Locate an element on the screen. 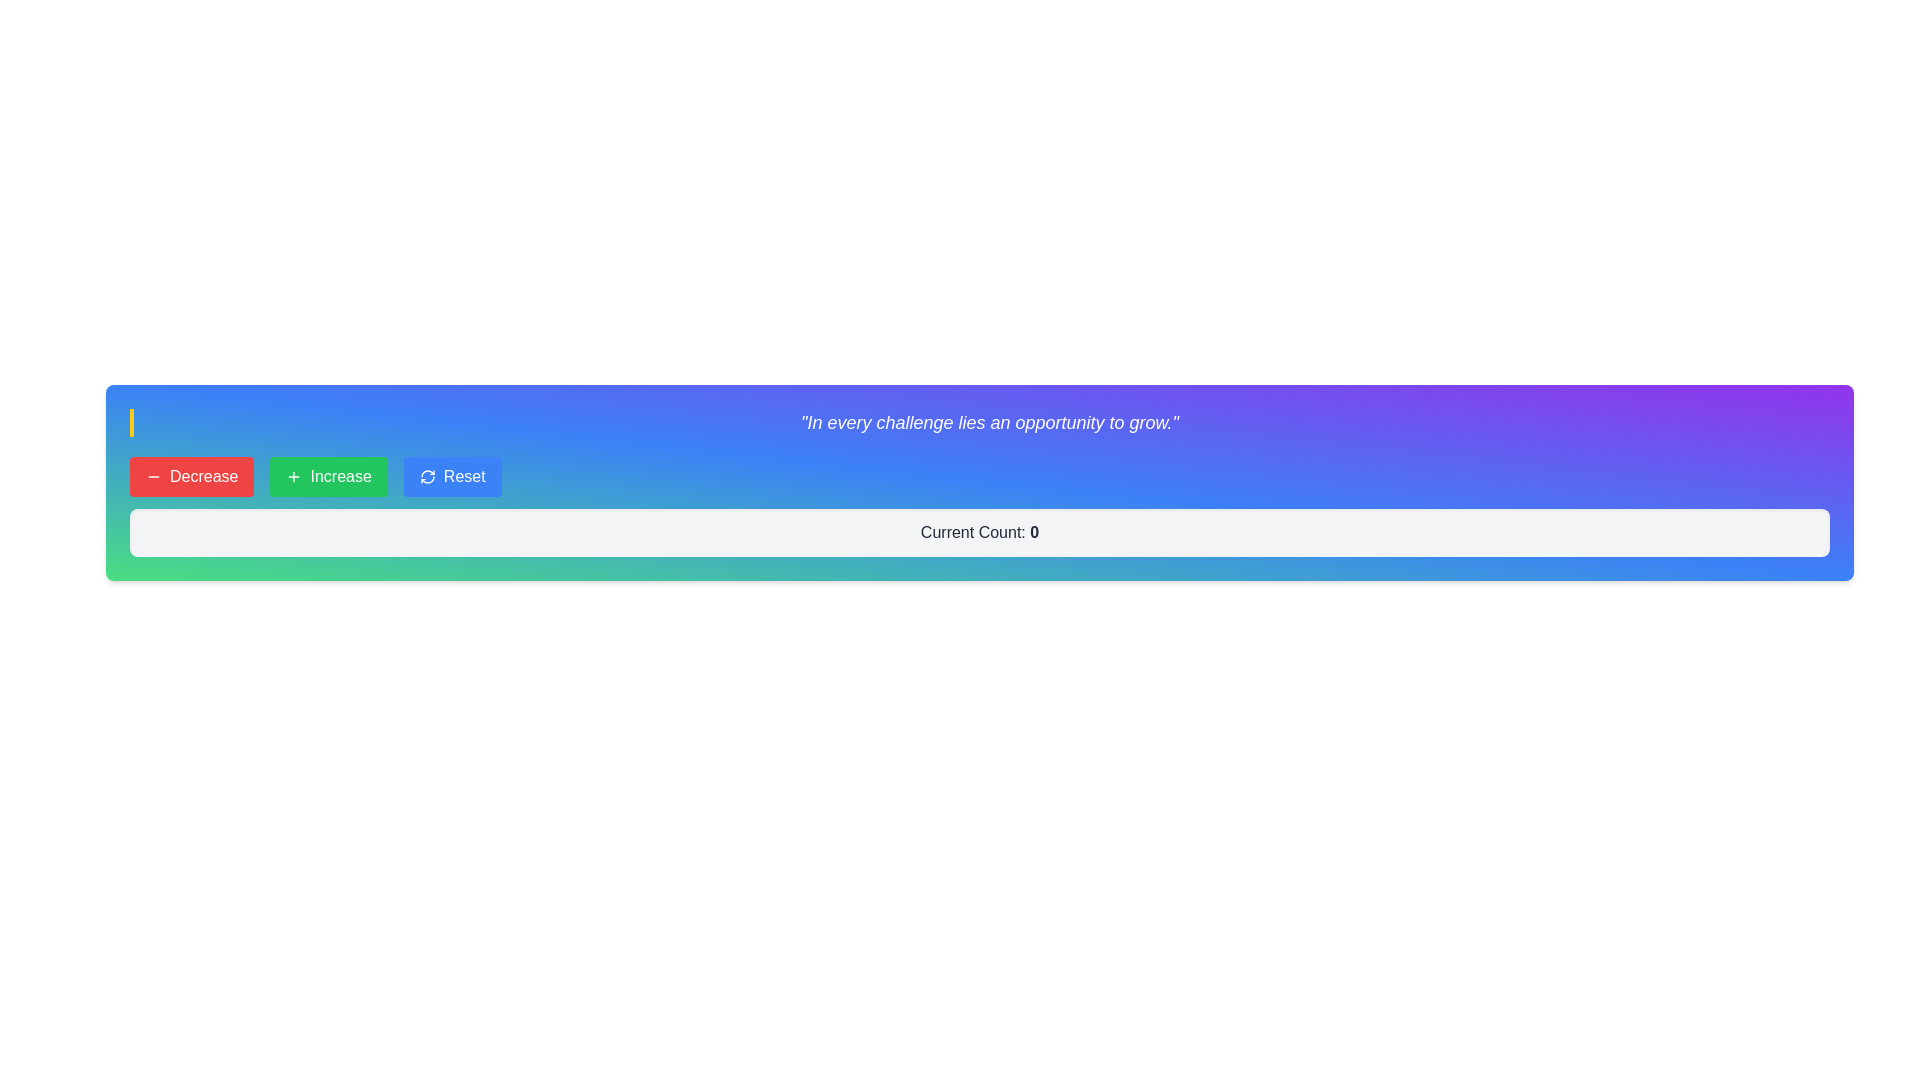  the text displaying the current numerical value associated with the counter functionality, labeled 'Current Count: 0', which is positioned on the right-hand side of its label is located at coordinates (1034, 531).